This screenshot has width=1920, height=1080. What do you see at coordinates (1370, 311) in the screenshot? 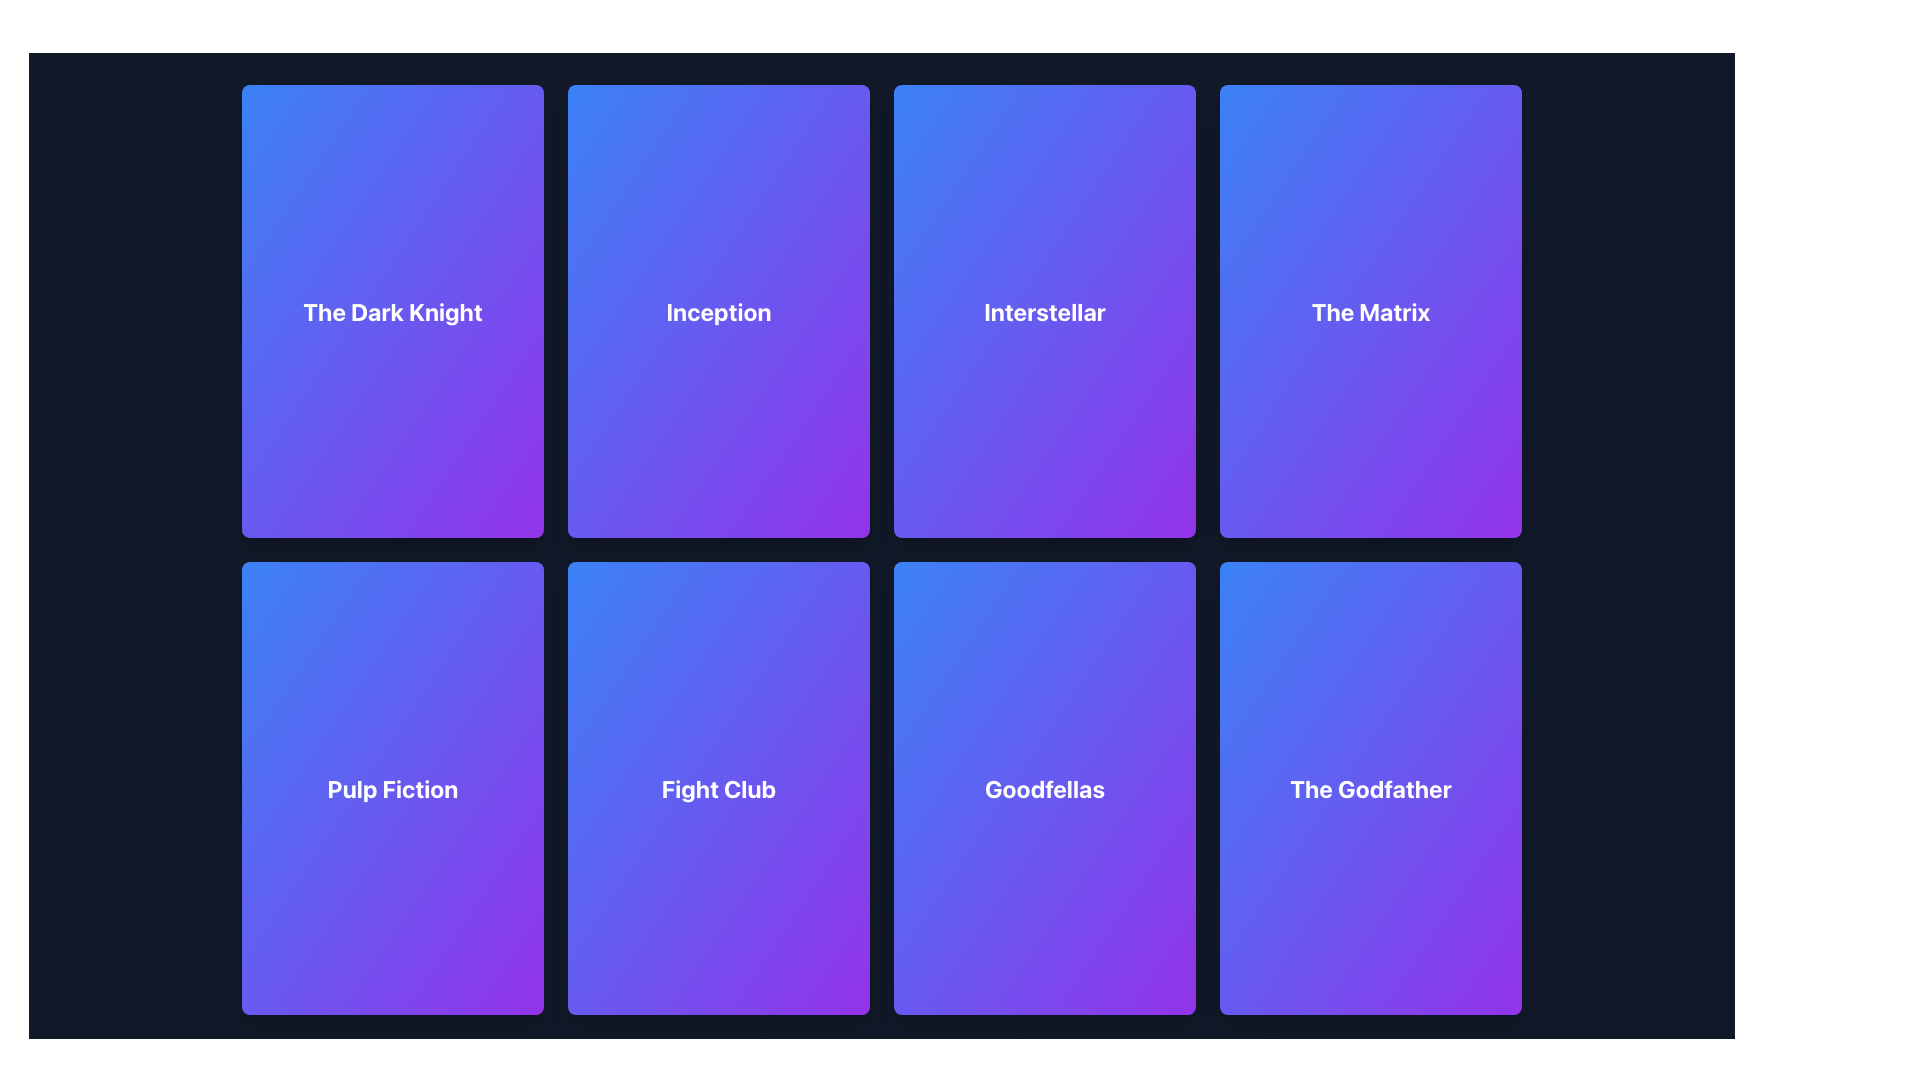
I see `the text label displaying 'The Matrix', which is centered within a rectangular background gradient, located in the fourth card of the top row in the movie grid layout` at bounding box center [1370, 311].